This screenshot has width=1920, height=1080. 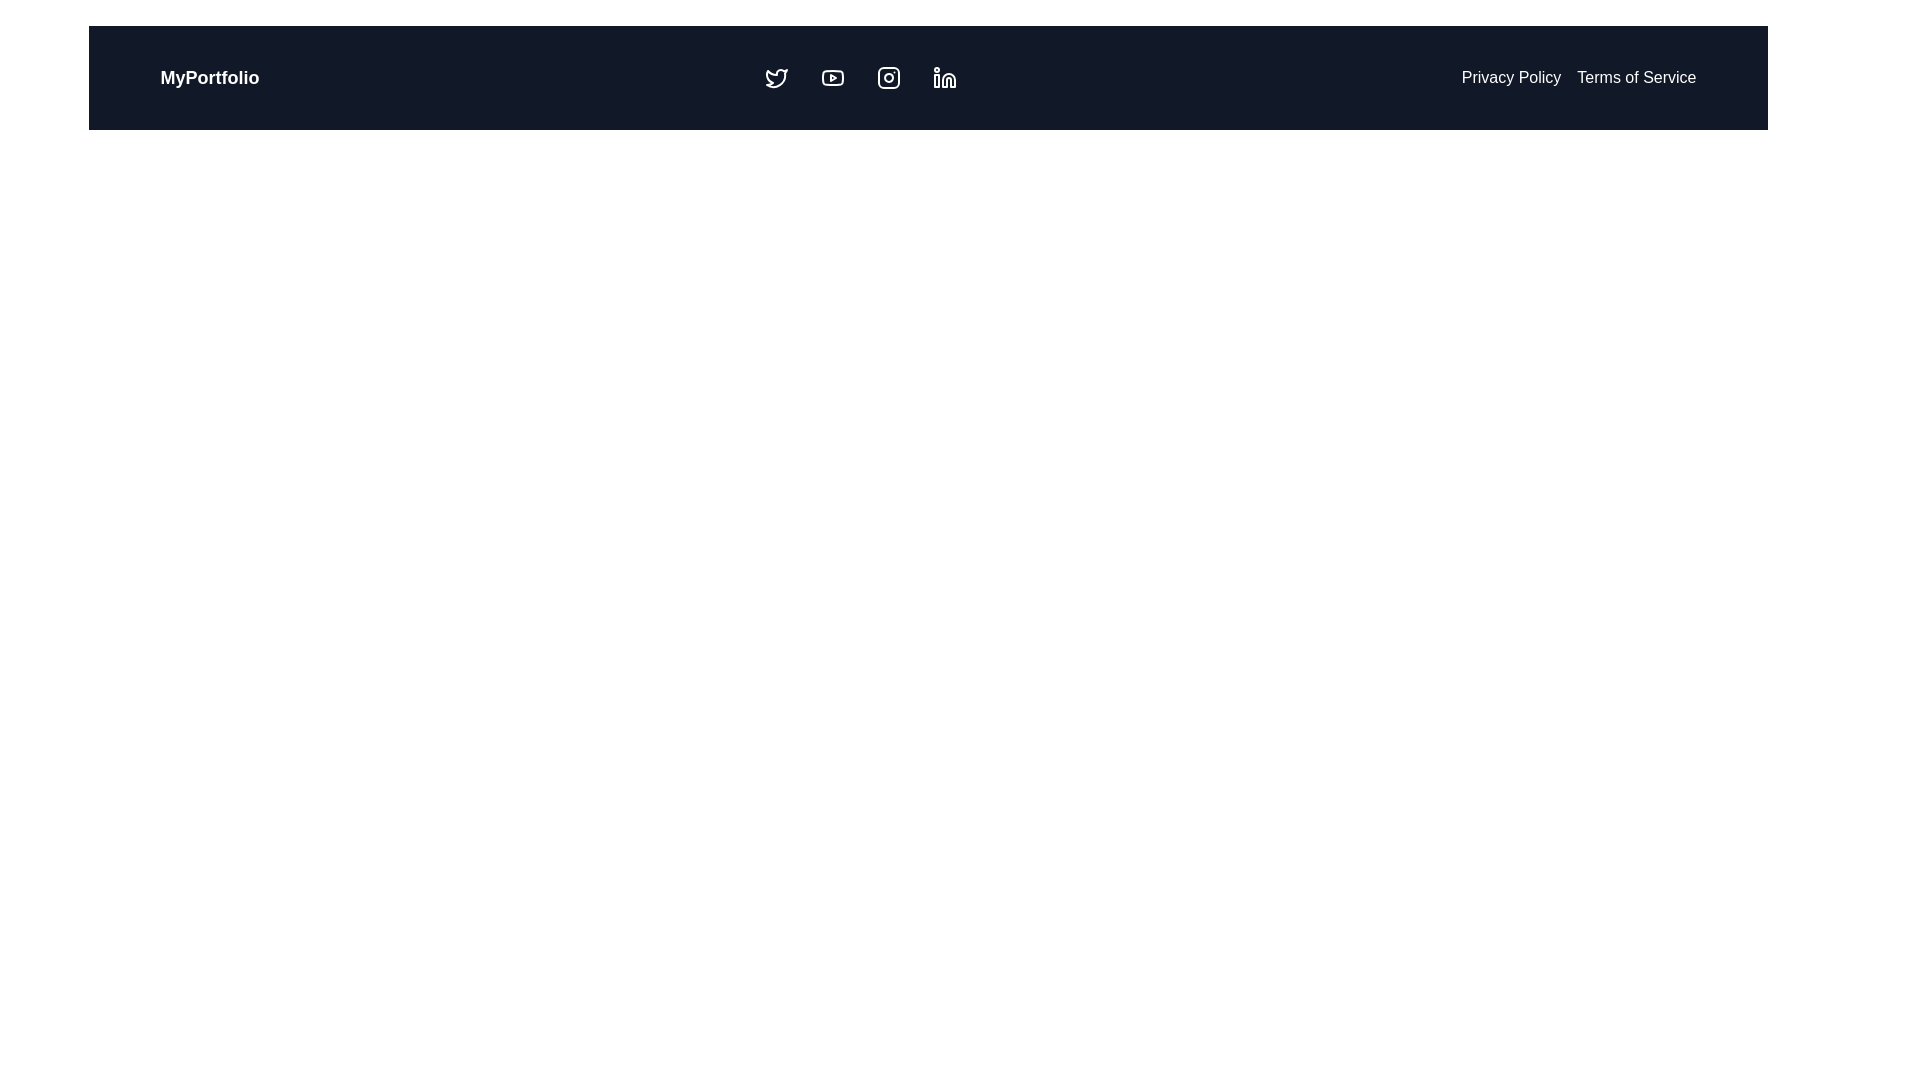 I want to click on the YouTube button located in the top navigation bar, which is the third button among four social media icons, so click(x=832, y=76).